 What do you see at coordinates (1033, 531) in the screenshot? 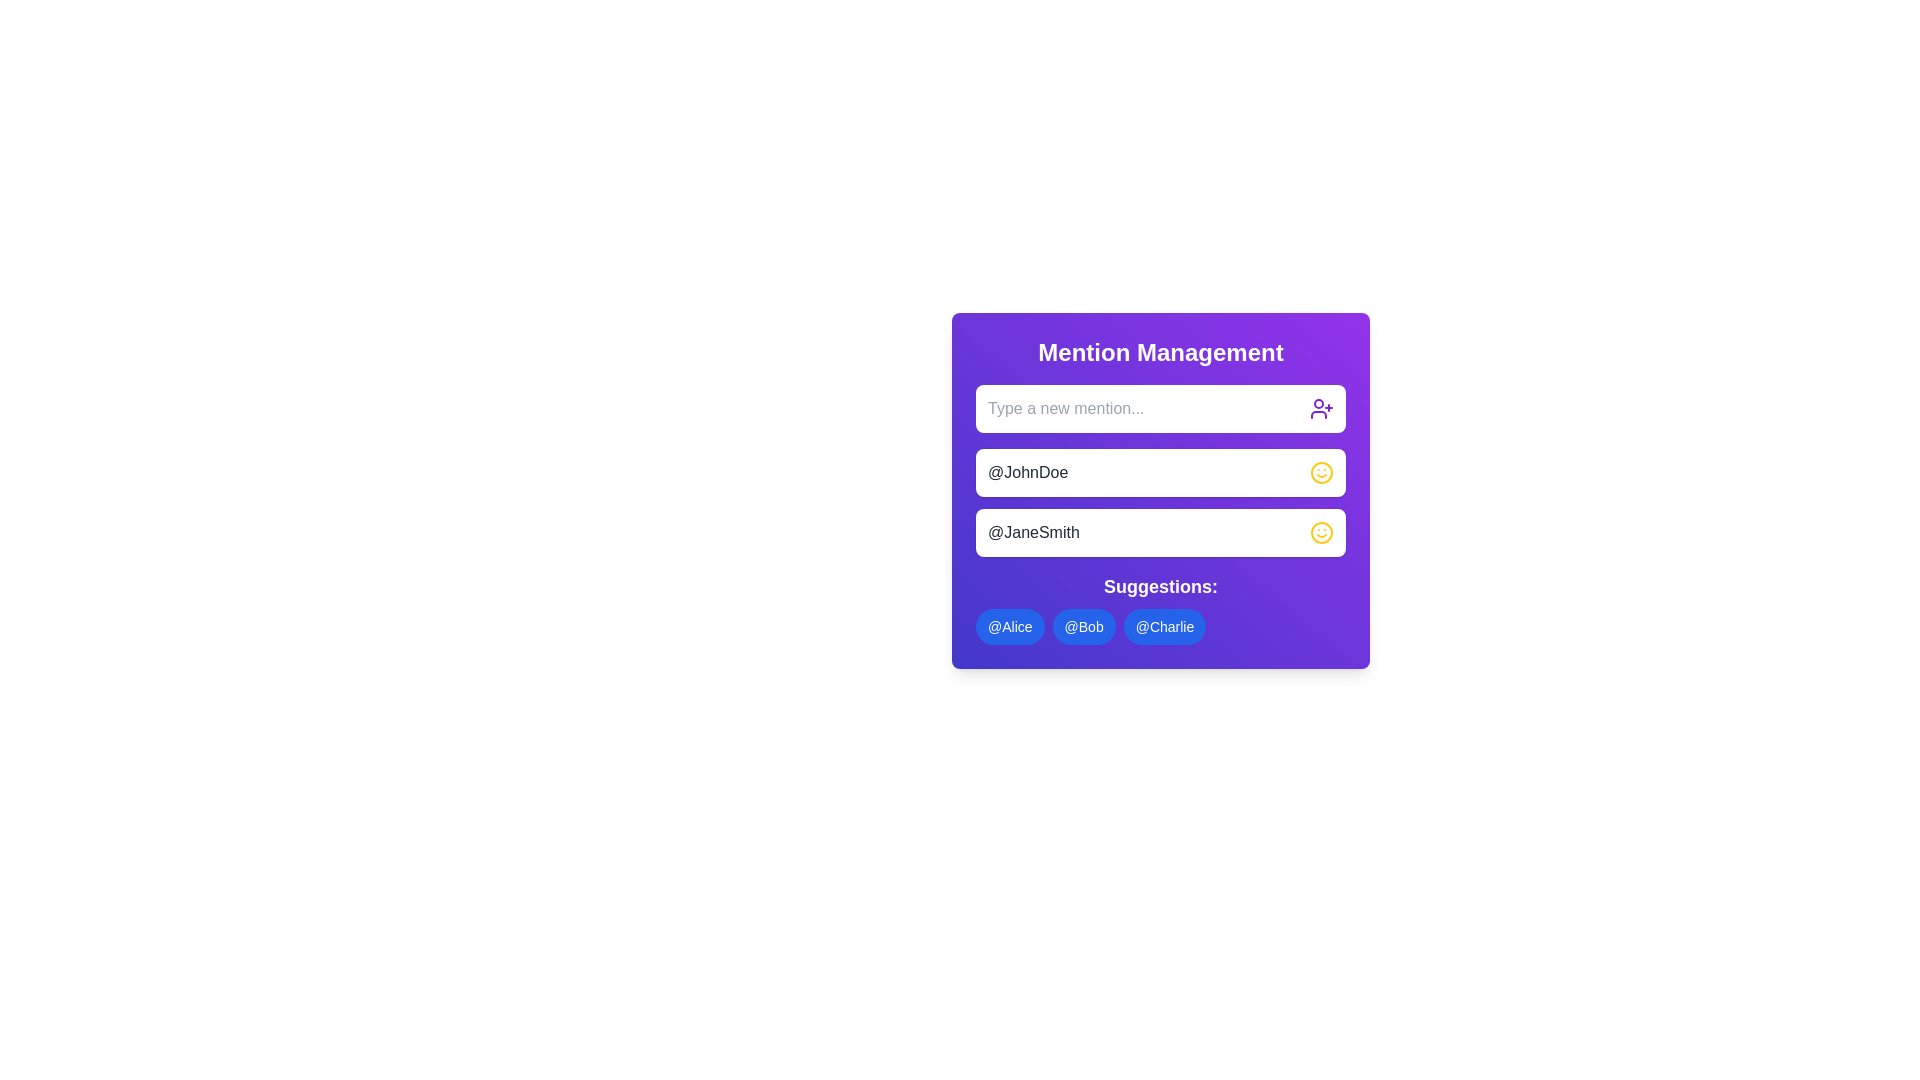
I see `the username '@JaneSmith' in the list of mentions located in the 'Mention Management' box, positioned between '@JohnDoe' and the 'Suggestions' section` at bounding box center [1033, 531].